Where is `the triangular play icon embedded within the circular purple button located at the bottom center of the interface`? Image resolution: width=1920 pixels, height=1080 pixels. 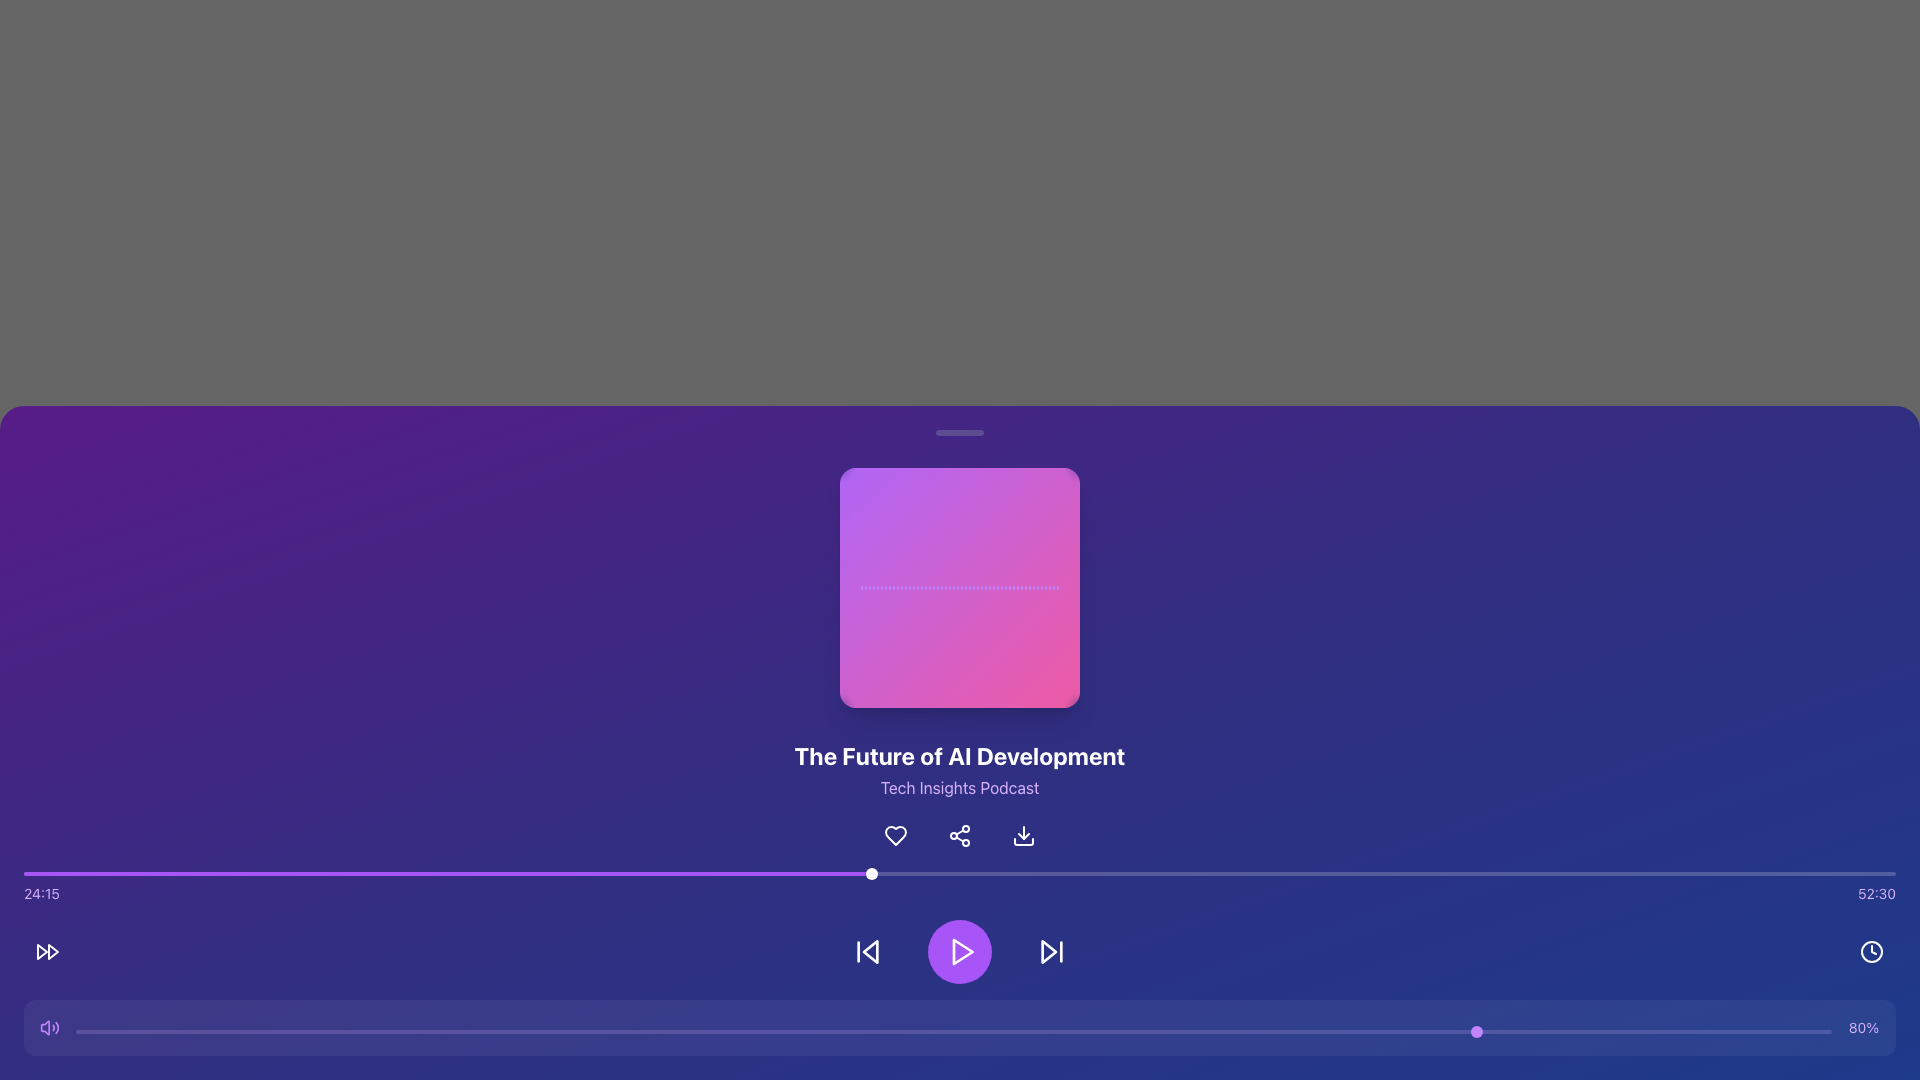
the triangular play icon embedded within the circular purple button located at the bottom center of the interface is located at coordinates (961, 951).